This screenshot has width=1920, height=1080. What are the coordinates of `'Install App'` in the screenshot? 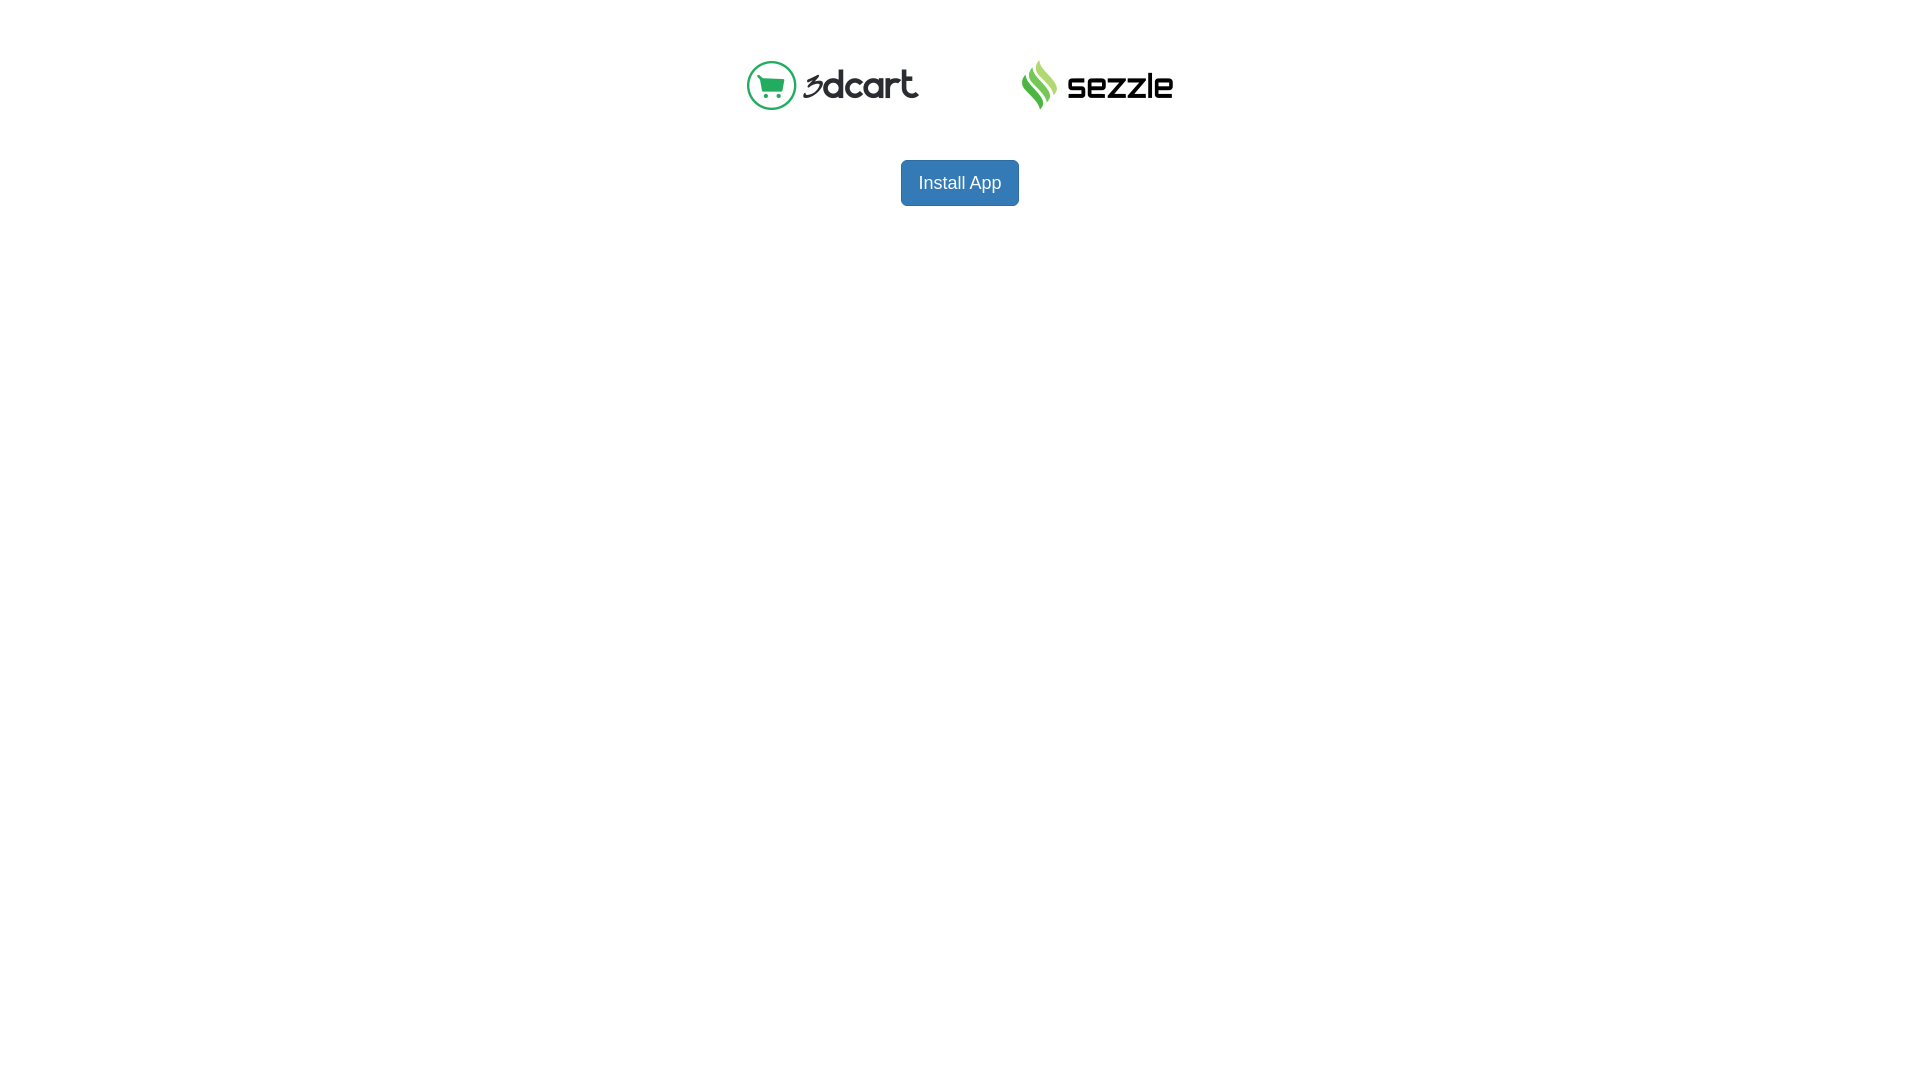 It's located at (958, 182).